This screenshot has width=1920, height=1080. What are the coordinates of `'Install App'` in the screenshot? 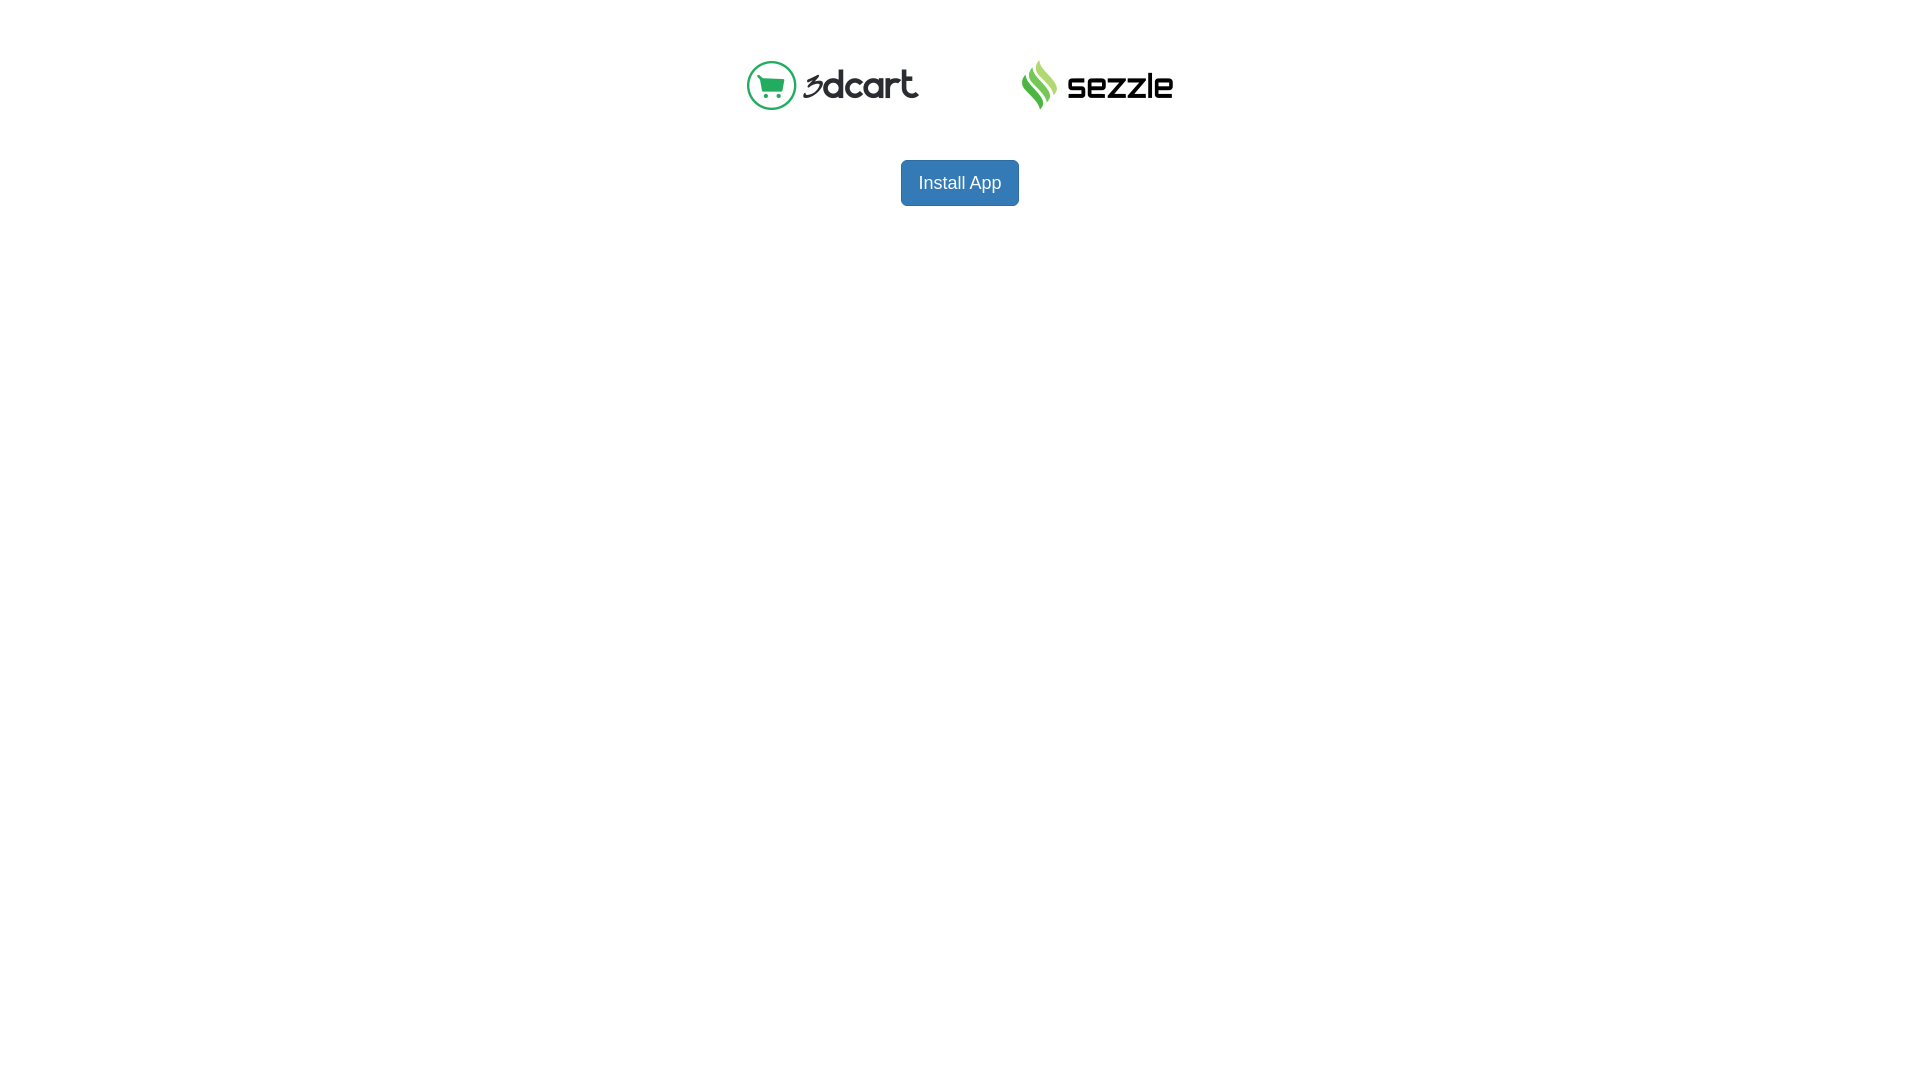 It's located at (958, 182).